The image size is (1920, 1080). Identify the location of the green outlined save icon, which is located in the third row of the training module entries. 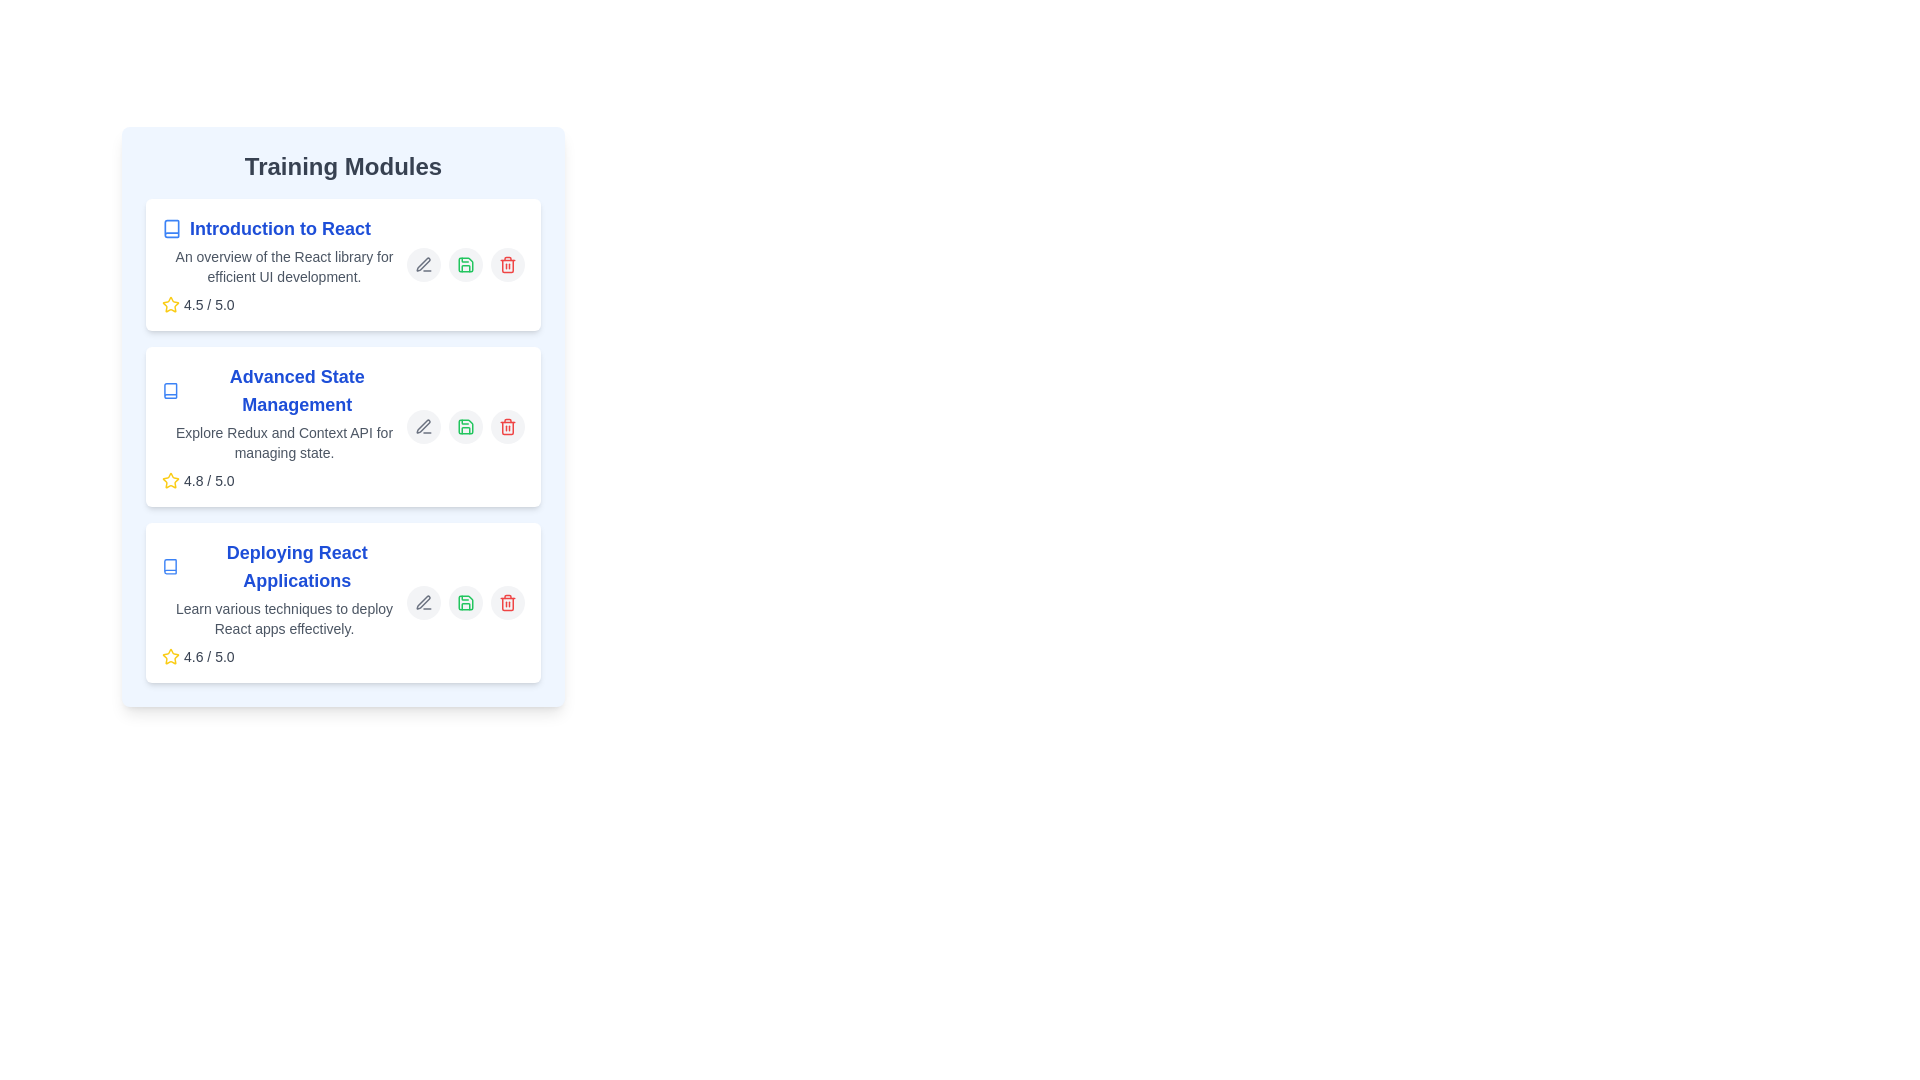
(464, 264).